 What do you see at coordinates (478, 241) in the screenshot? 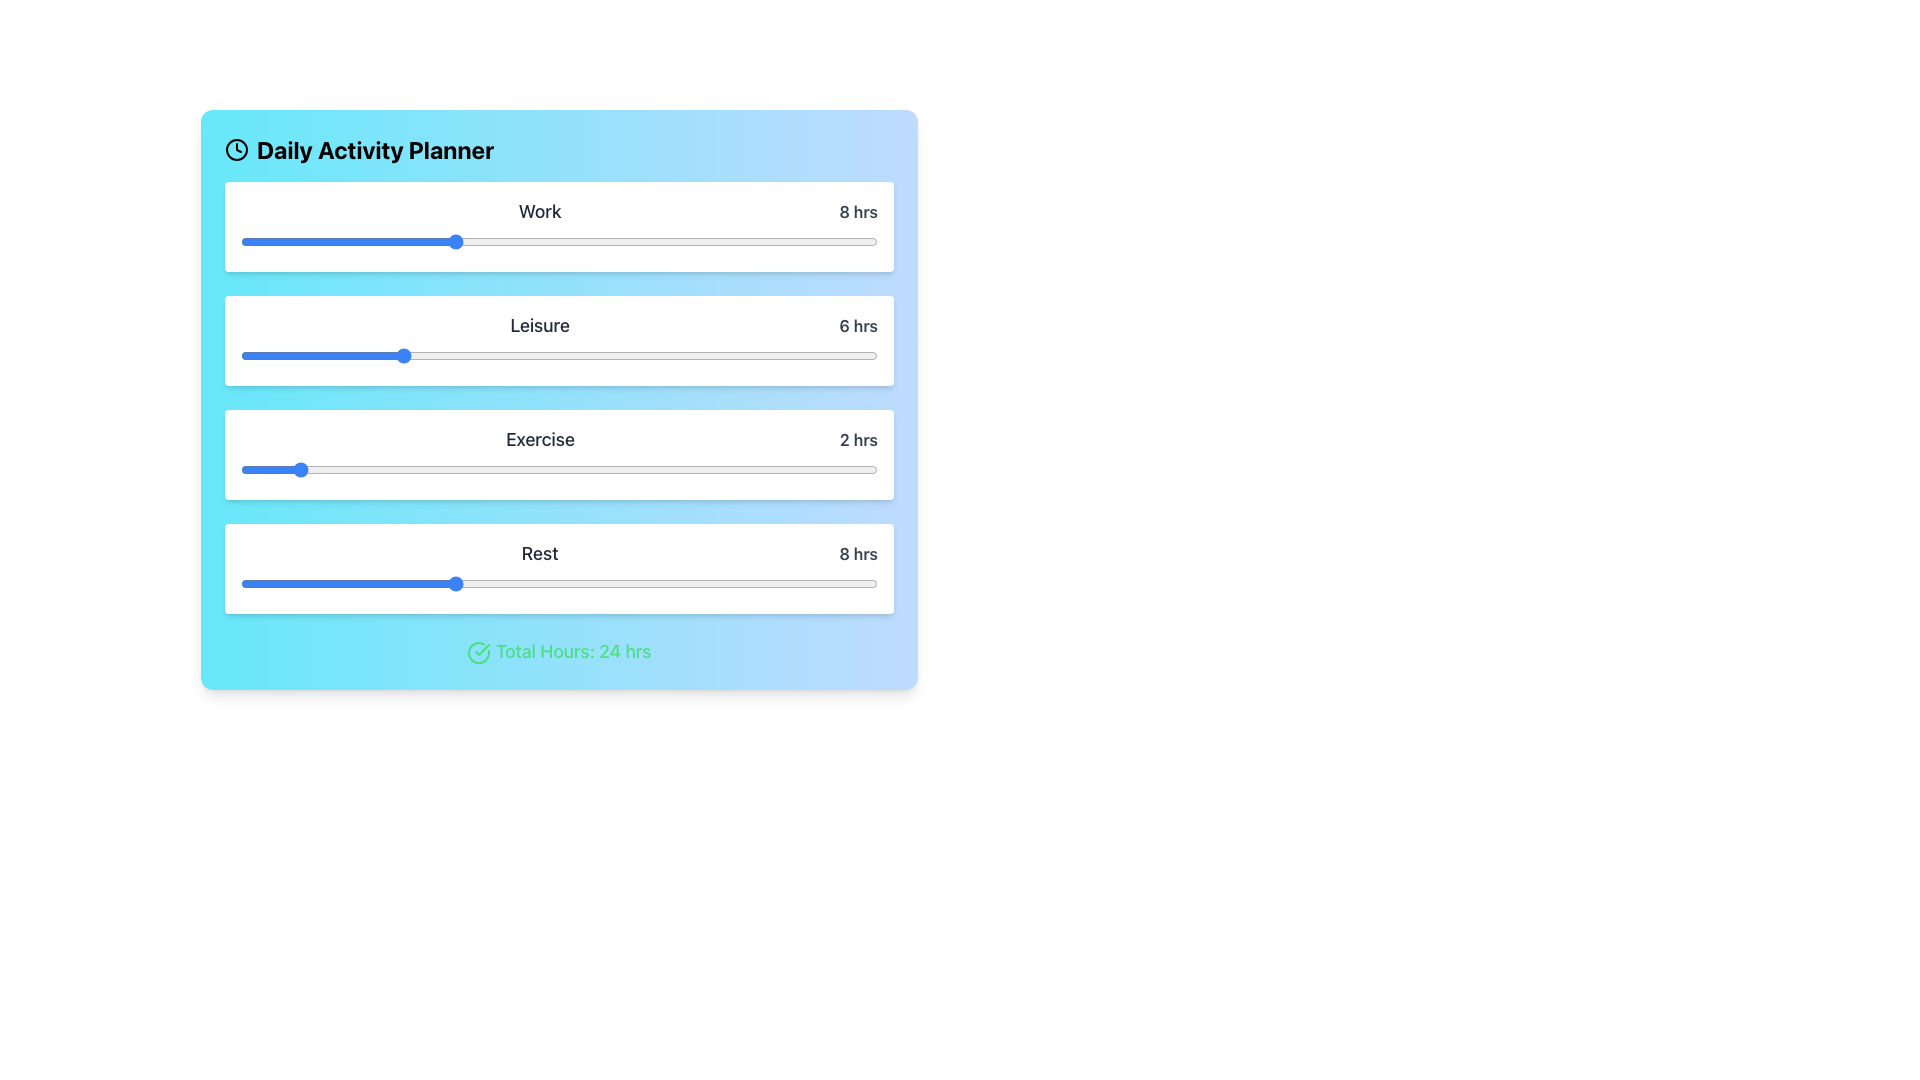
I see `'Work' hours` at bounding box center [478, 241].